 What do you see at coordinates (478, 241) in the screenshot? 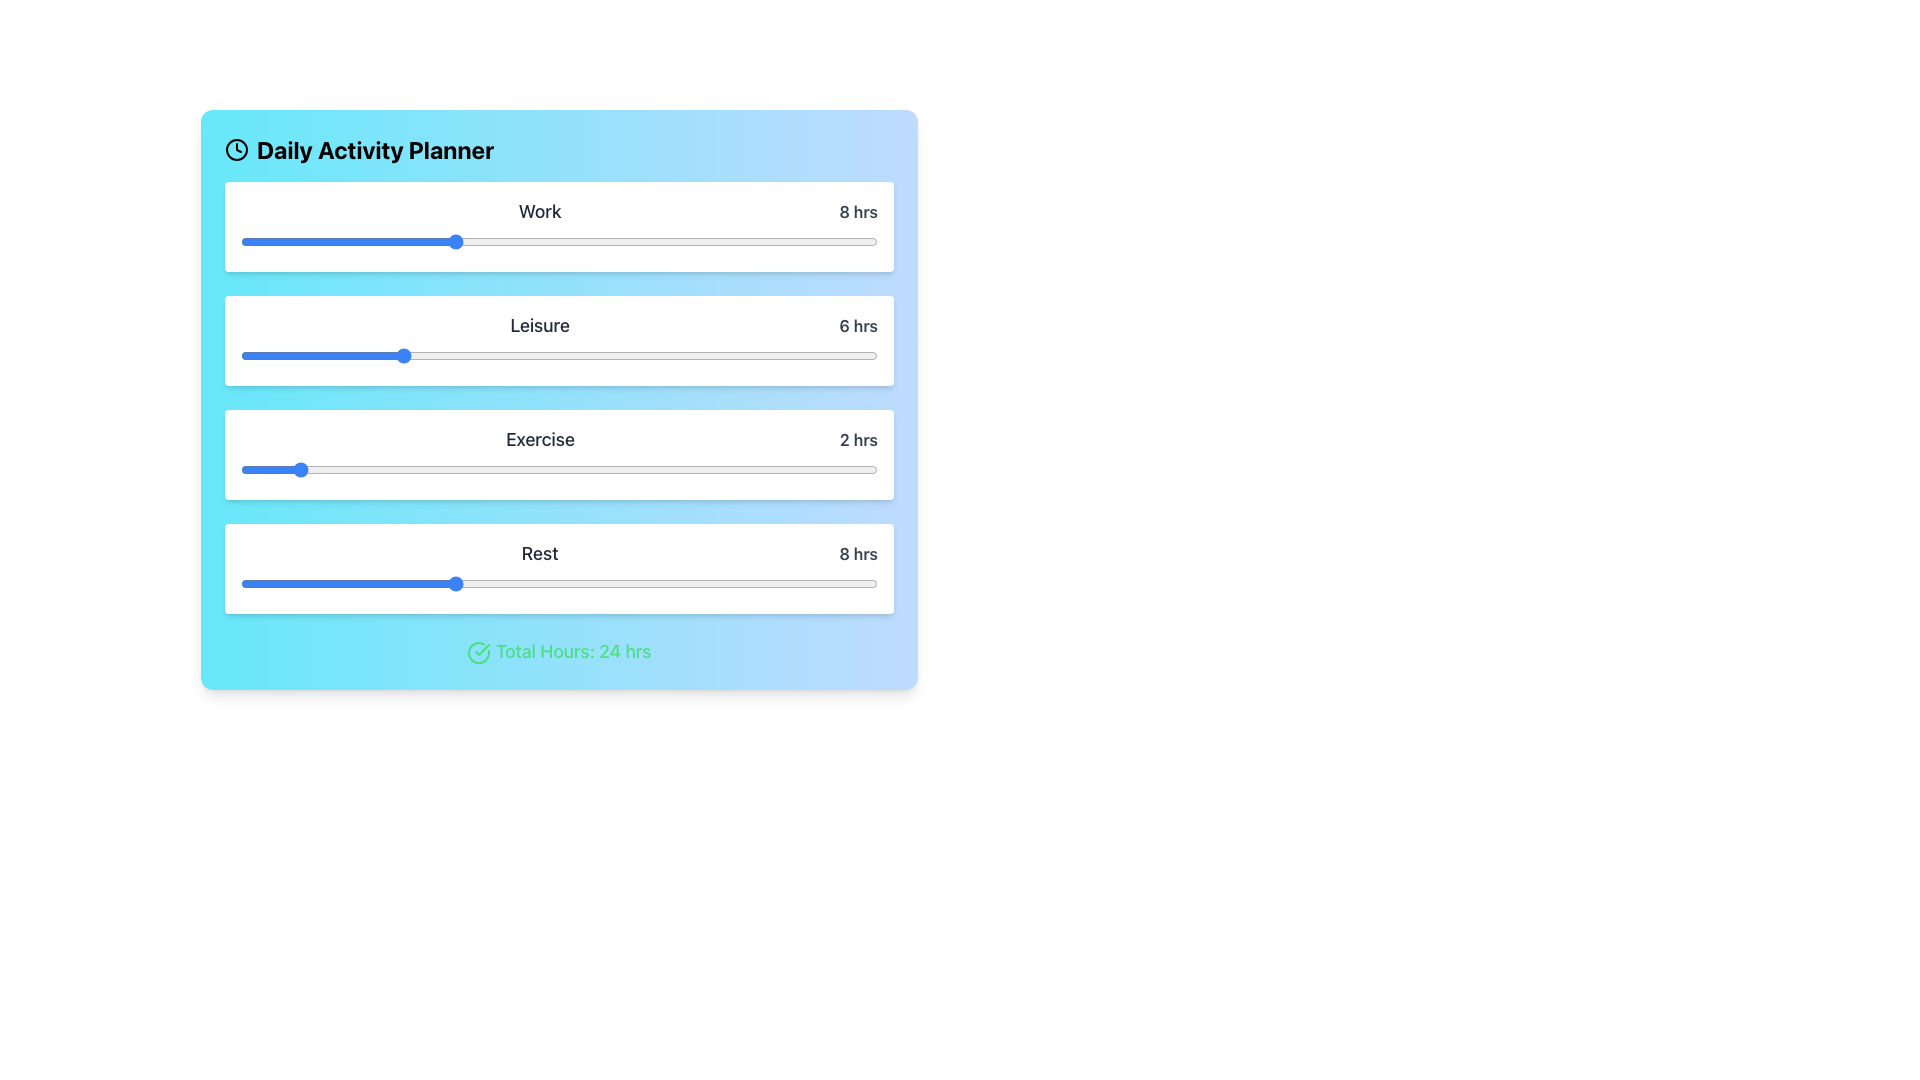
I see `'Work' hours` at bounding box center [478, 241].